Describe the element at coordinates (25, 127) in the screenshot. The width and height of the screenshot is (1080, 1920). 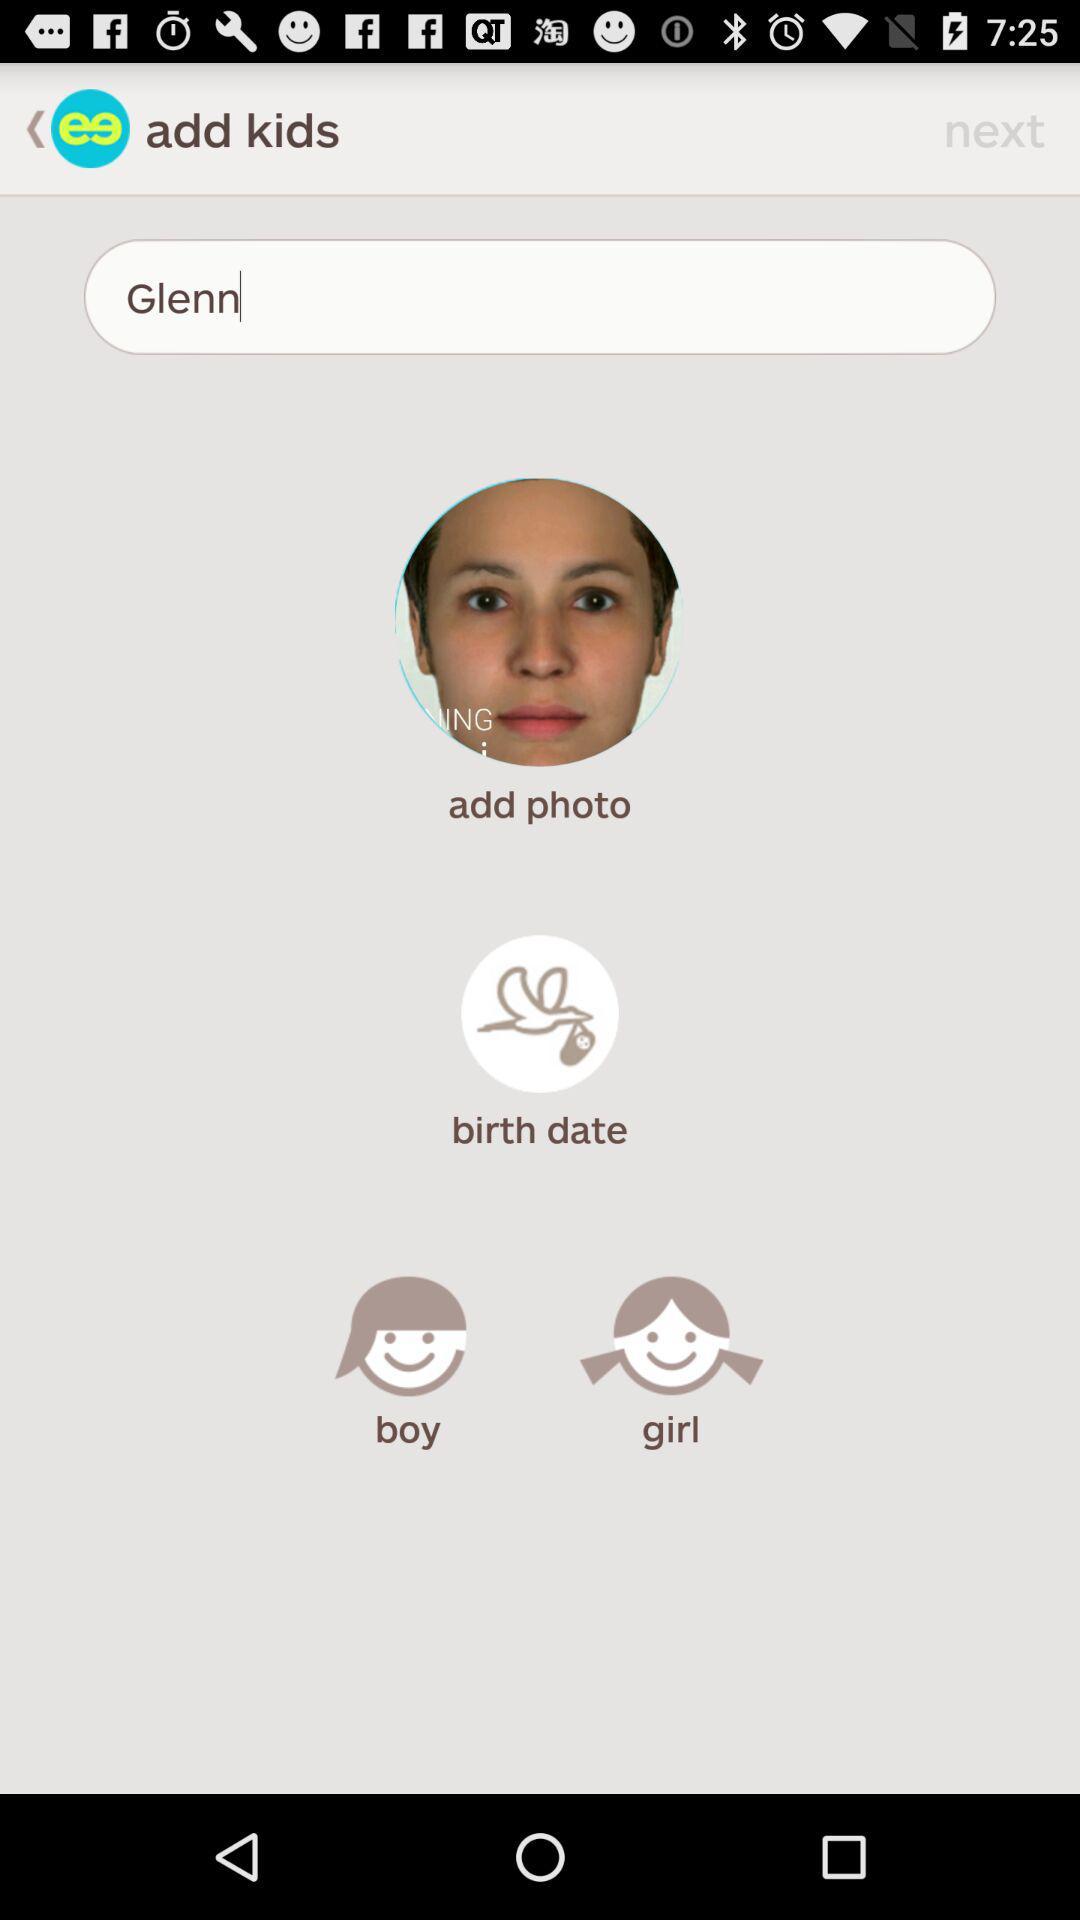
I see `go back` at that location.